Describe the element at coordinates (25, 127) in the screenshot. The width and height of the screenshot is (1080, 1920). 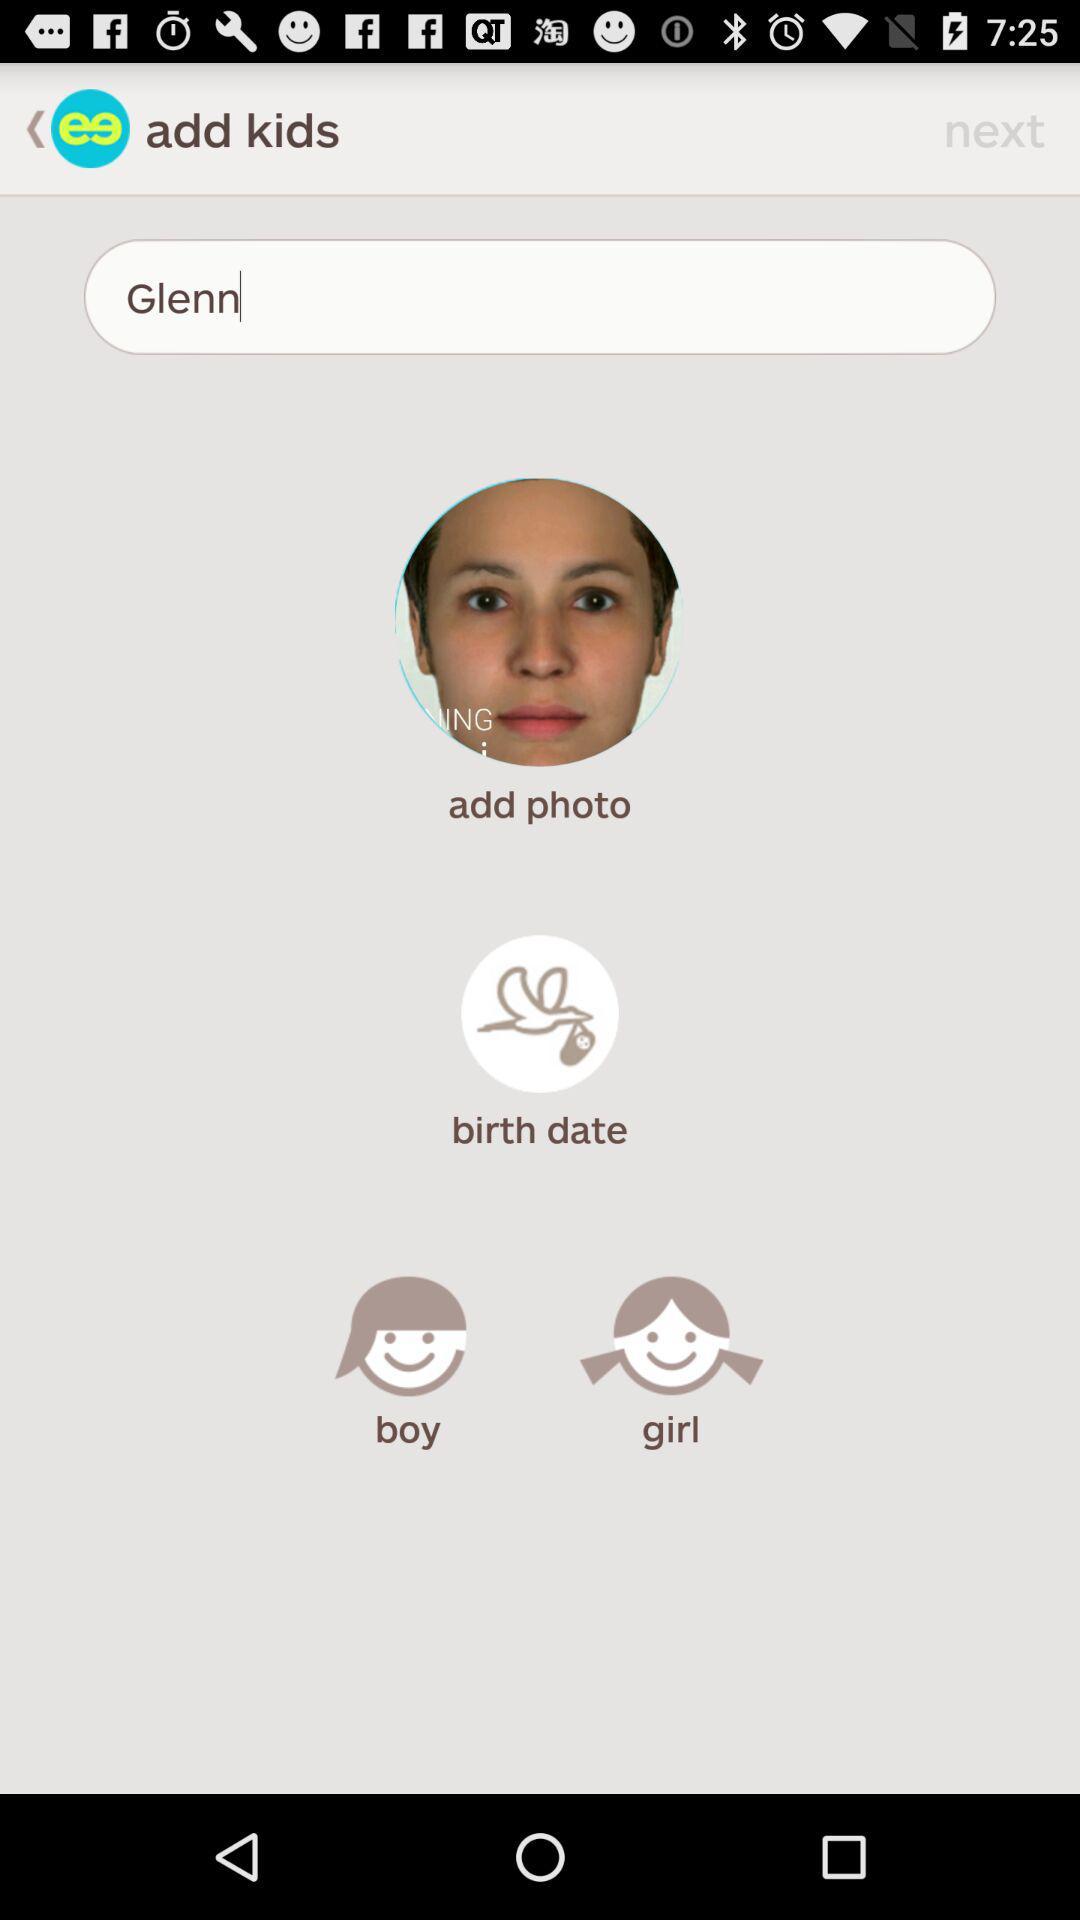
I see `go back` at that location.